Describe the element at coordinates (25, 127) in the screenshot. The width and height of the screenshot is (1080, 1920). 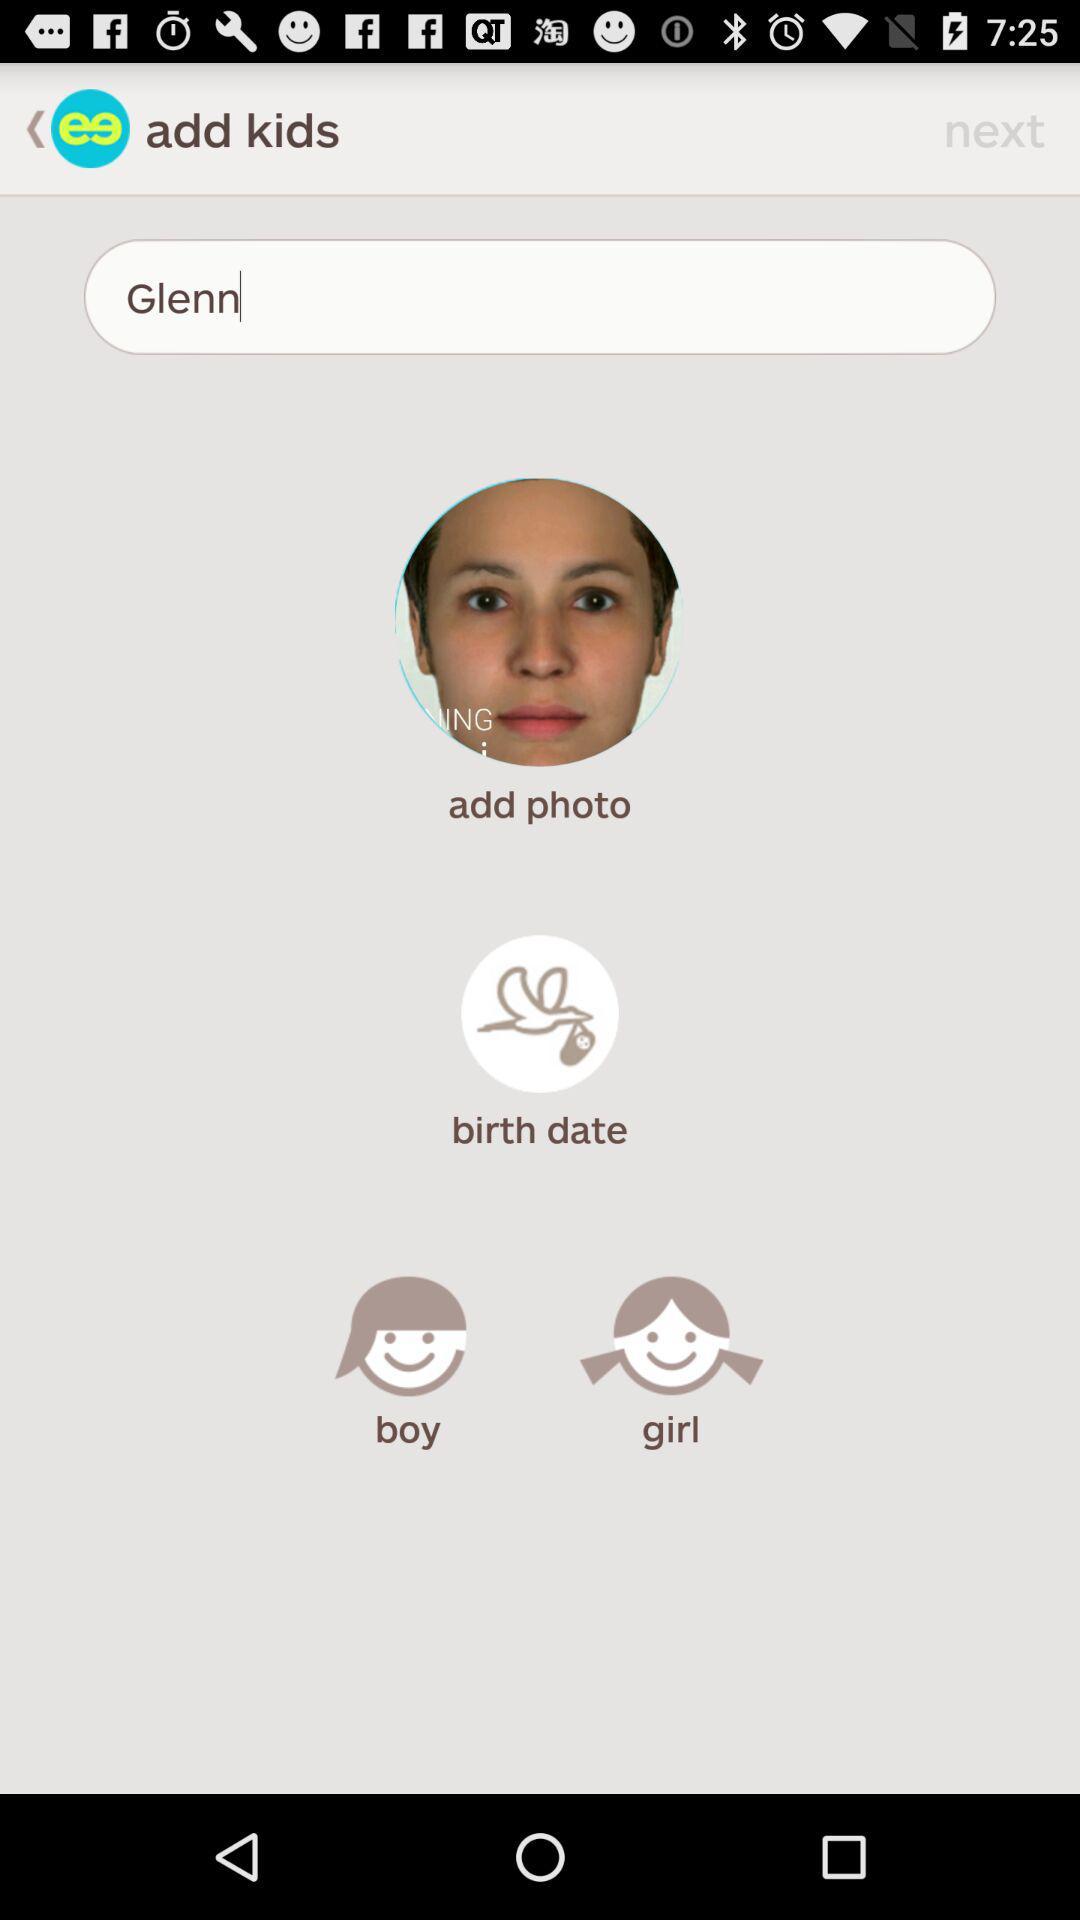
I see `go back` at that location.